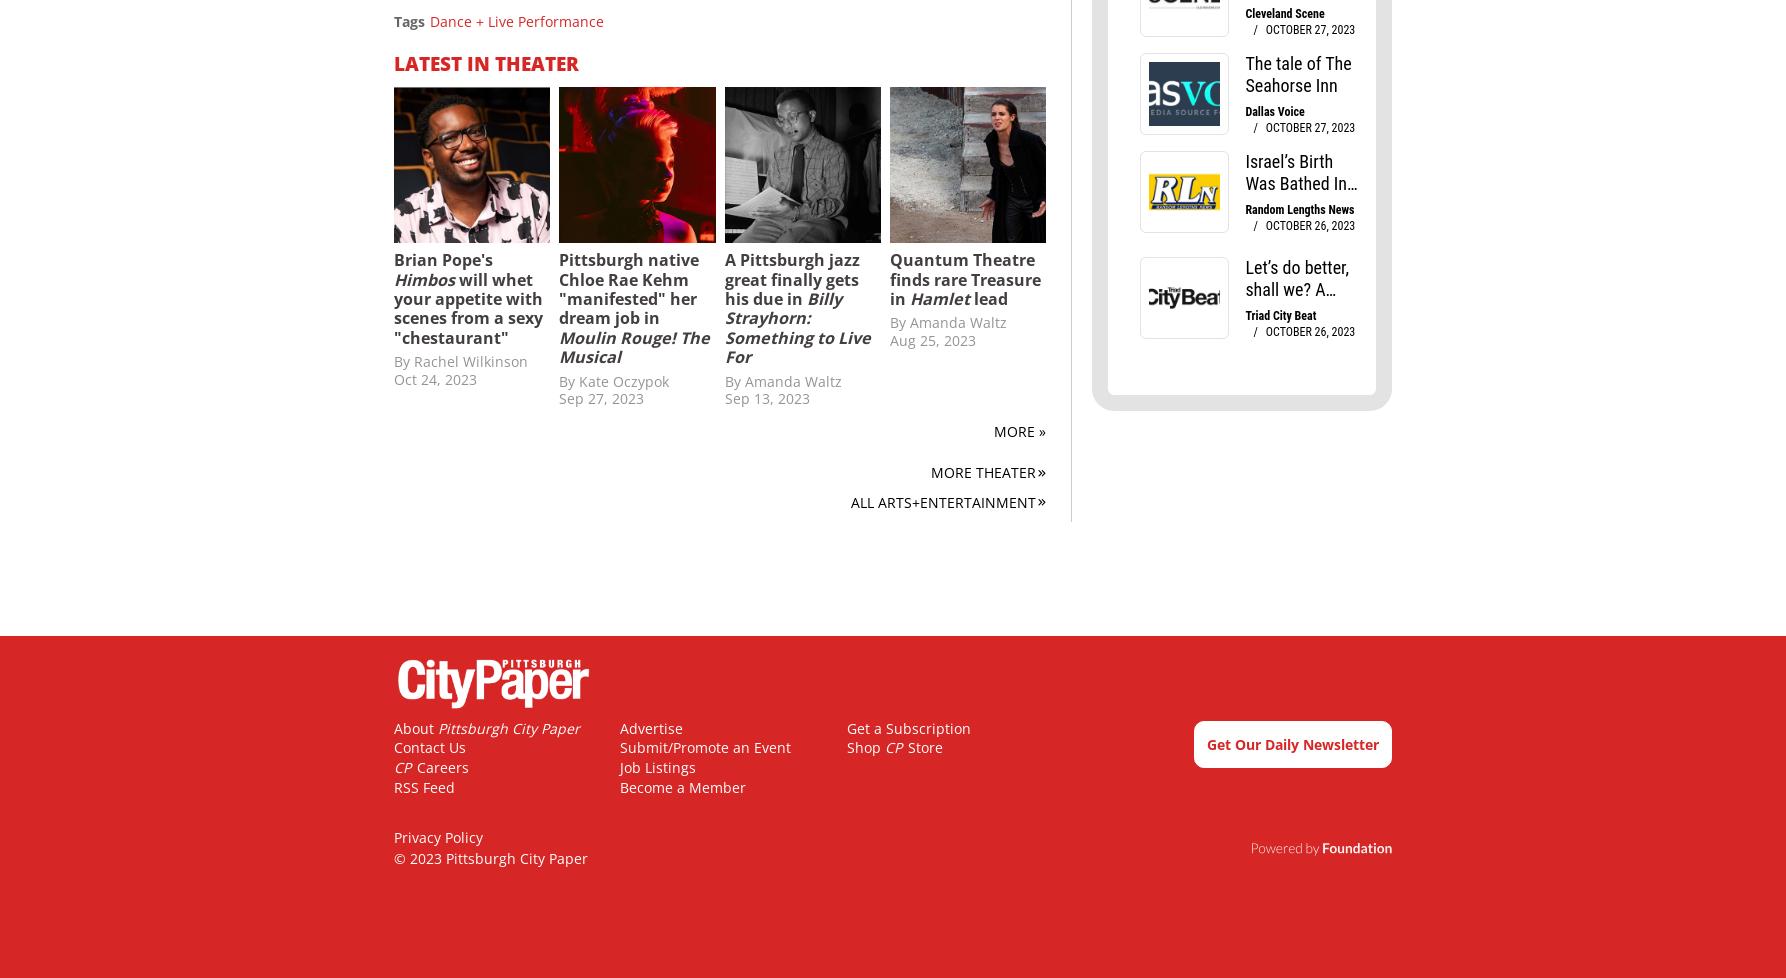  I want to click on 'will whet your appetite with scenes from a sexy "chestaurant"', so click(467, 306).